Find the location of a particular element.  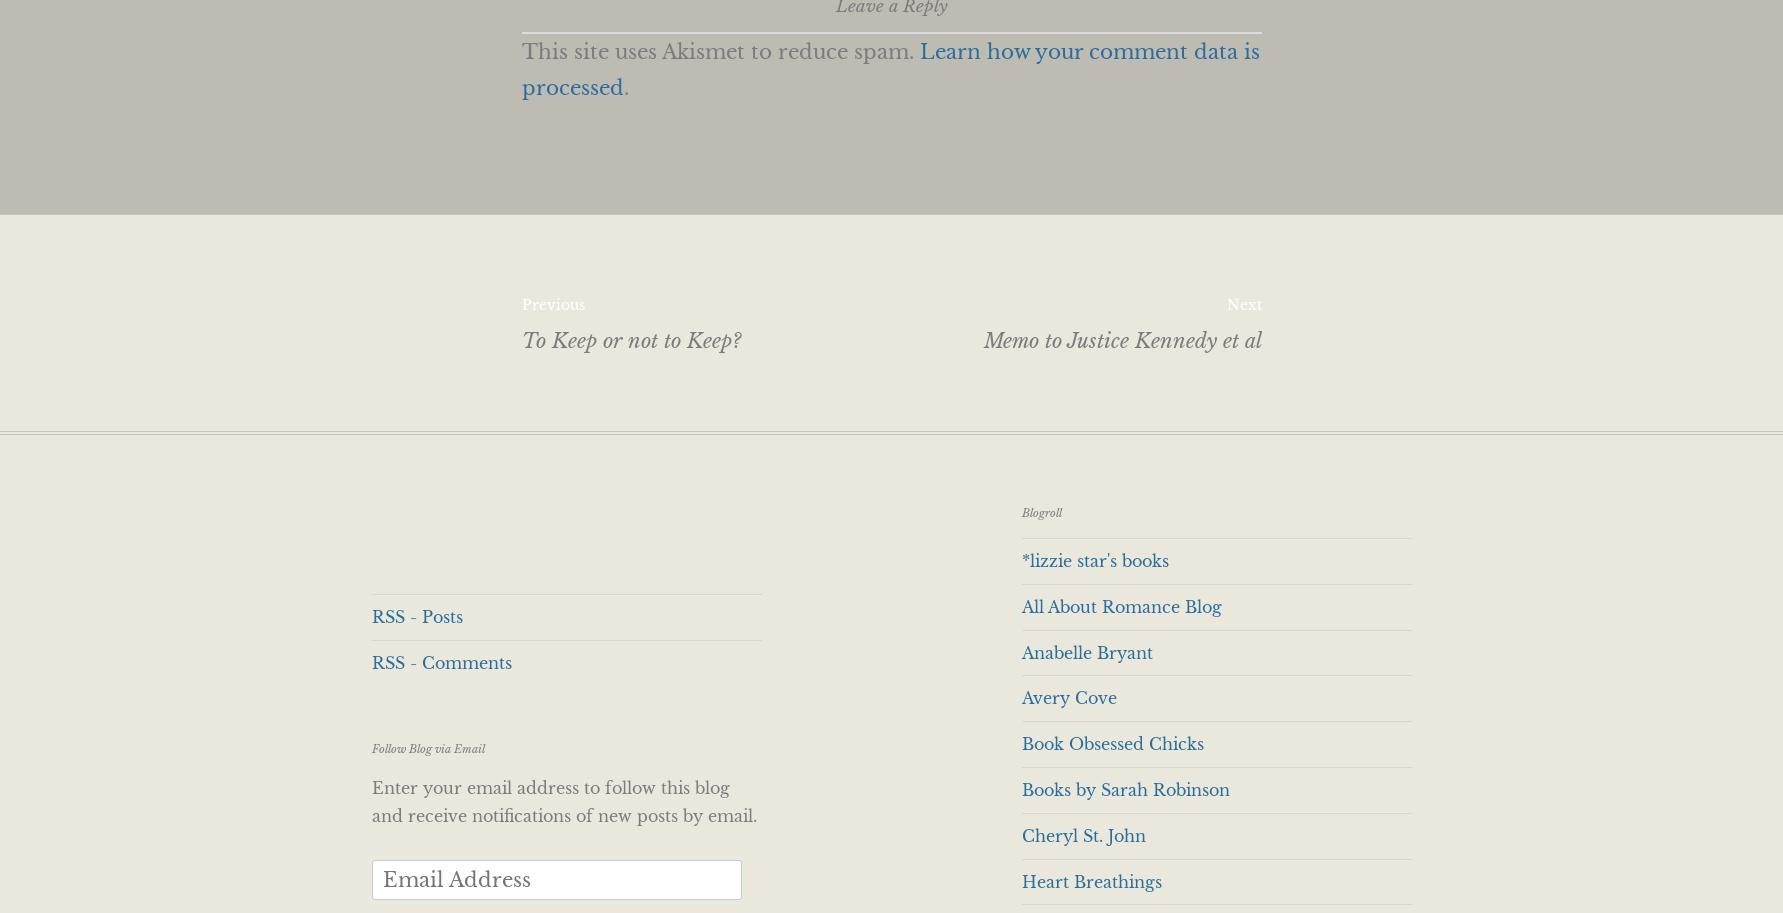

'Books by Sarah Robinson' is located at coordinates (1020, 789).